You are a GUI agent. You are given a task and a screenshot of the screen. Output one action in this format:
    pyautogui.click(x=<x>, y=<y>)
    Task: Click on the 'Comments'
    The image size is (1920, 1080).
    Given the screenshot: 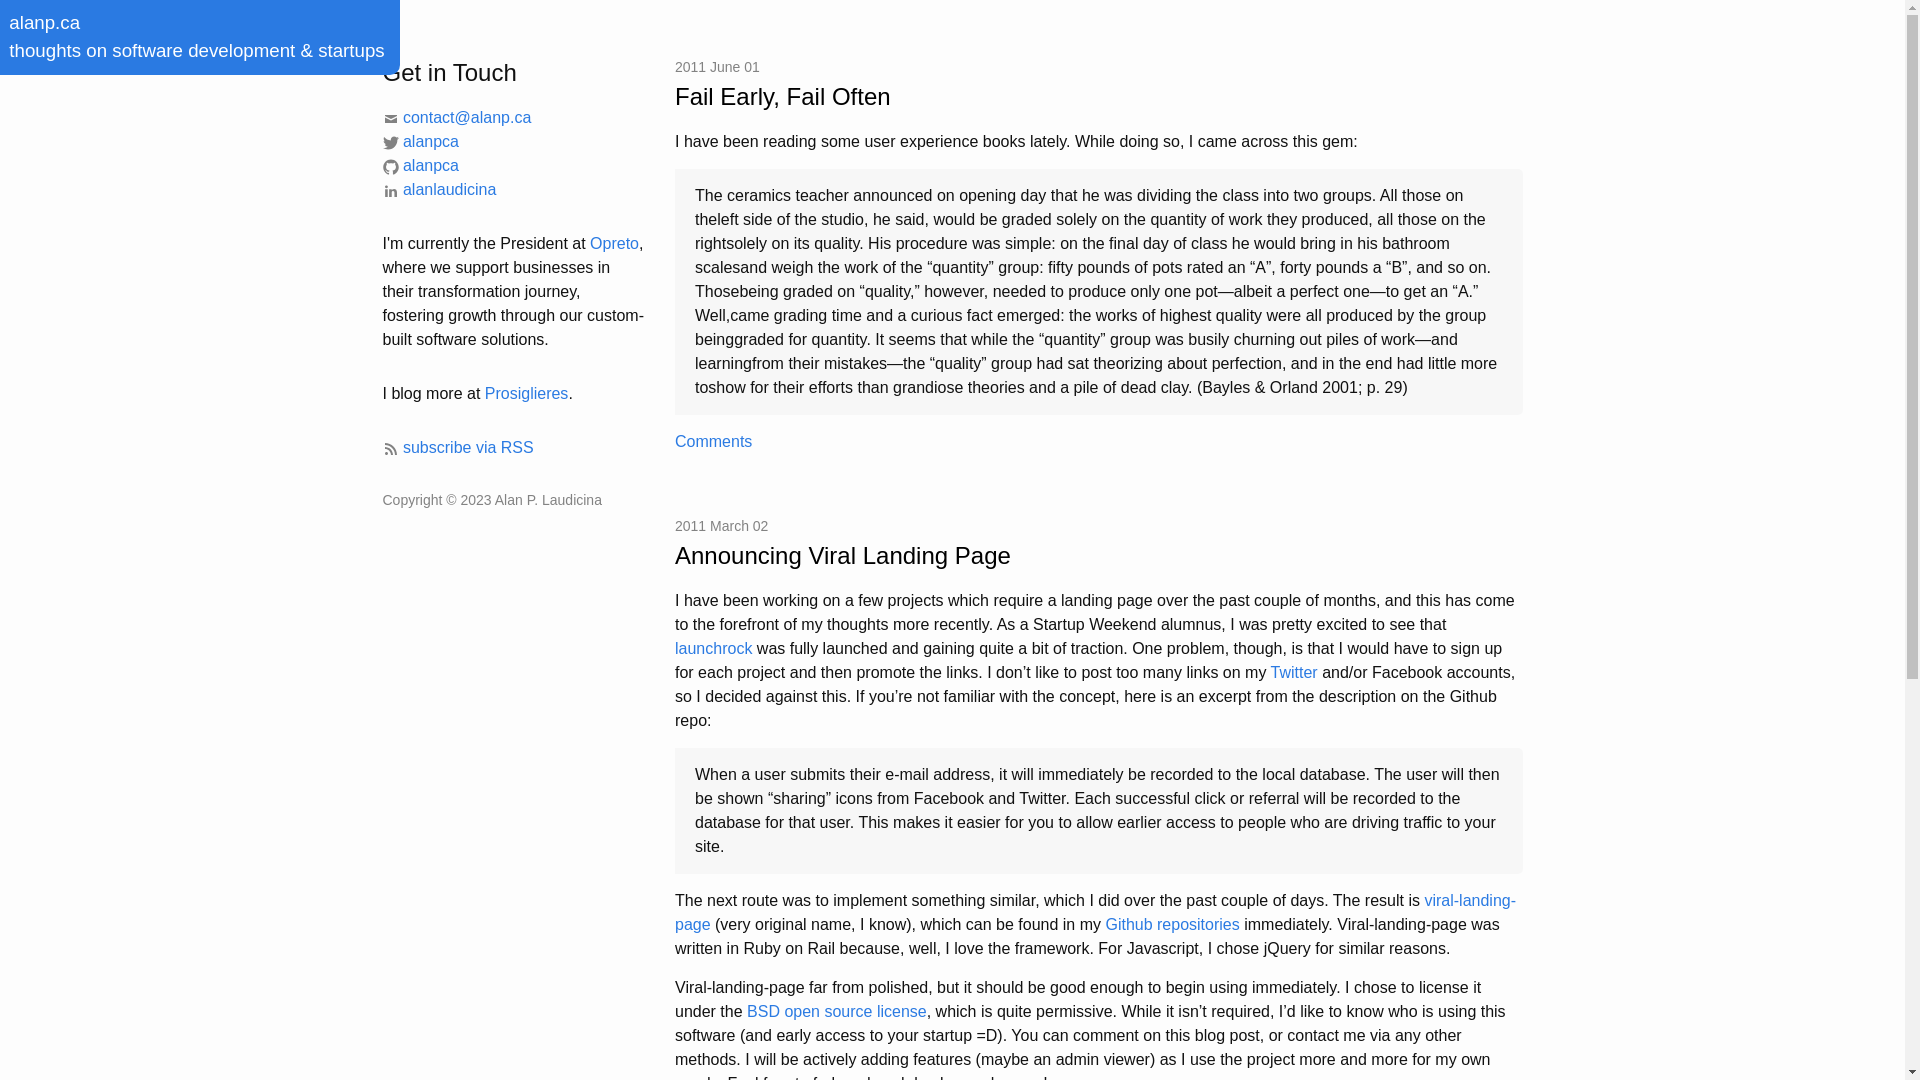 What is the action you would take?
    pyautogui.click(x=713, y=440)
    